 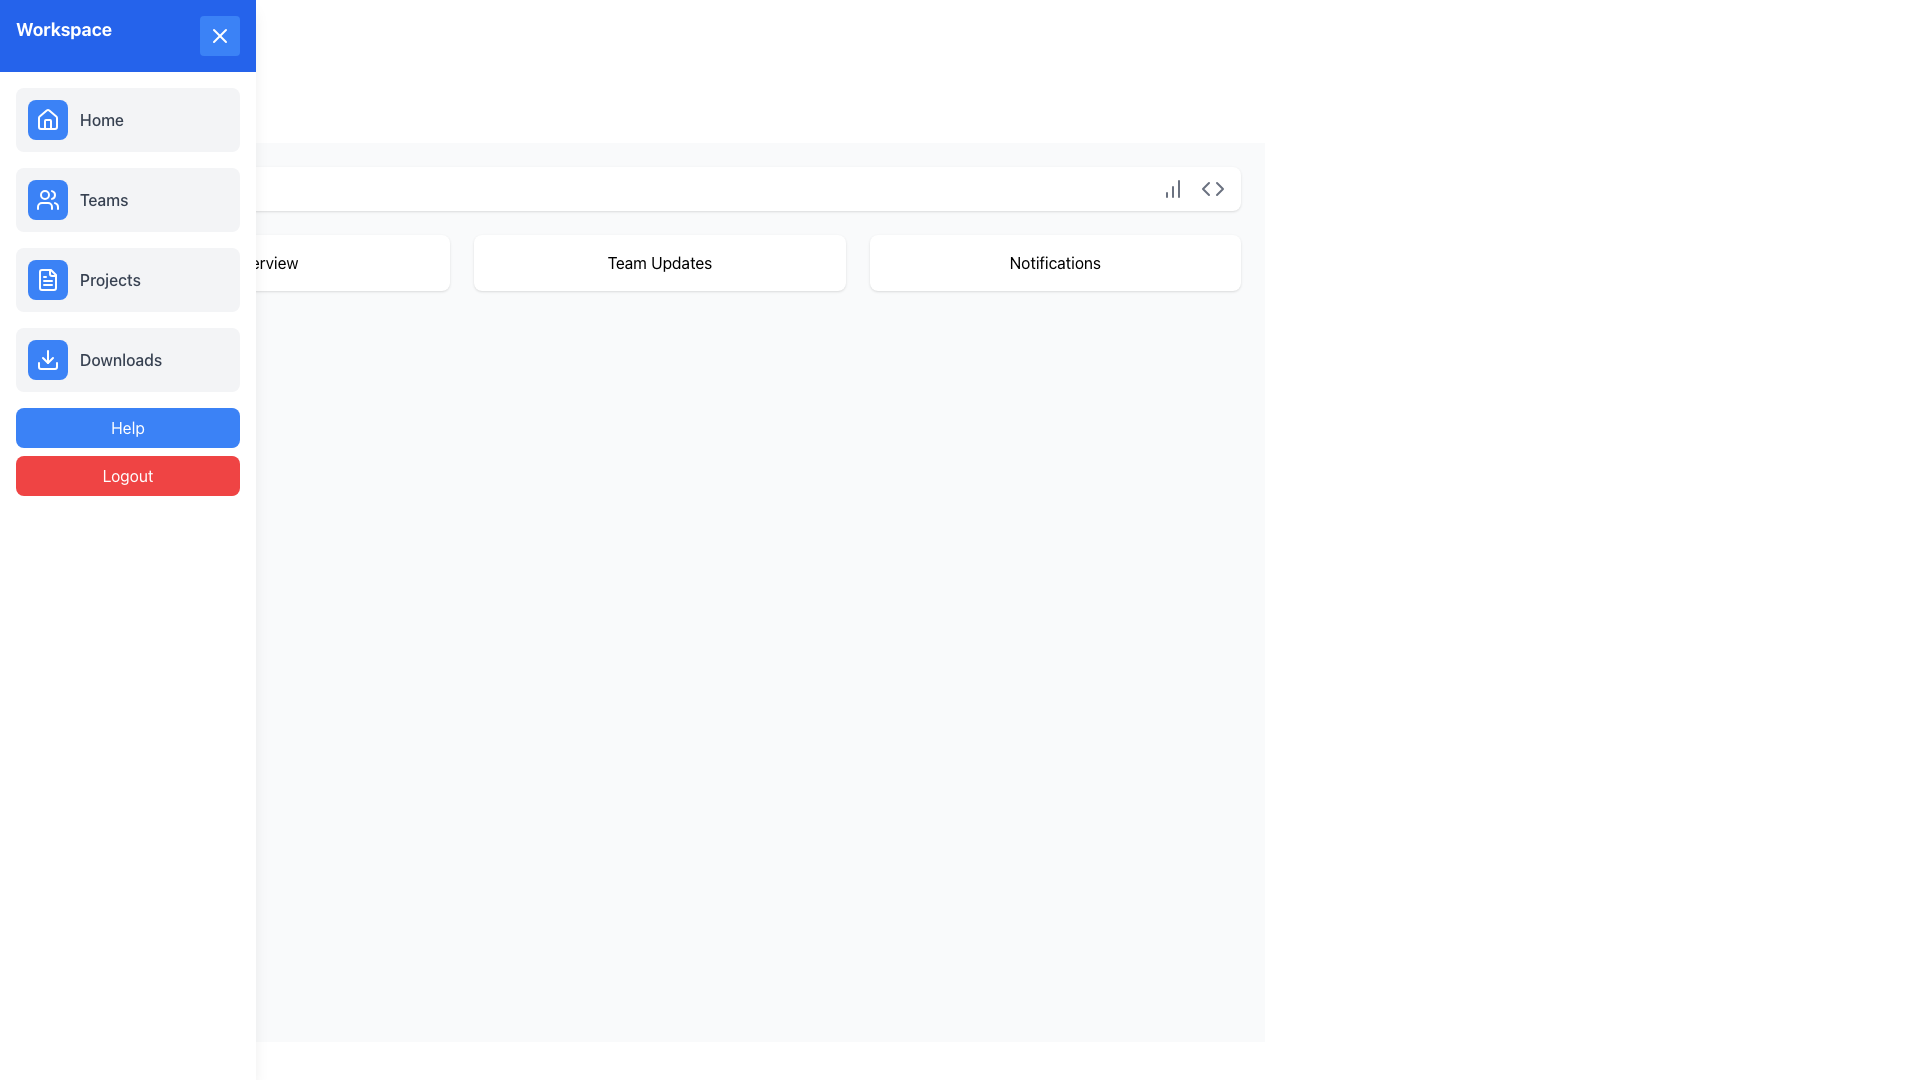 I want to click on the close icon represented by an 'X' within a circular blue button in the top-left area of the application's sidebar, so click(x=39, y=39).